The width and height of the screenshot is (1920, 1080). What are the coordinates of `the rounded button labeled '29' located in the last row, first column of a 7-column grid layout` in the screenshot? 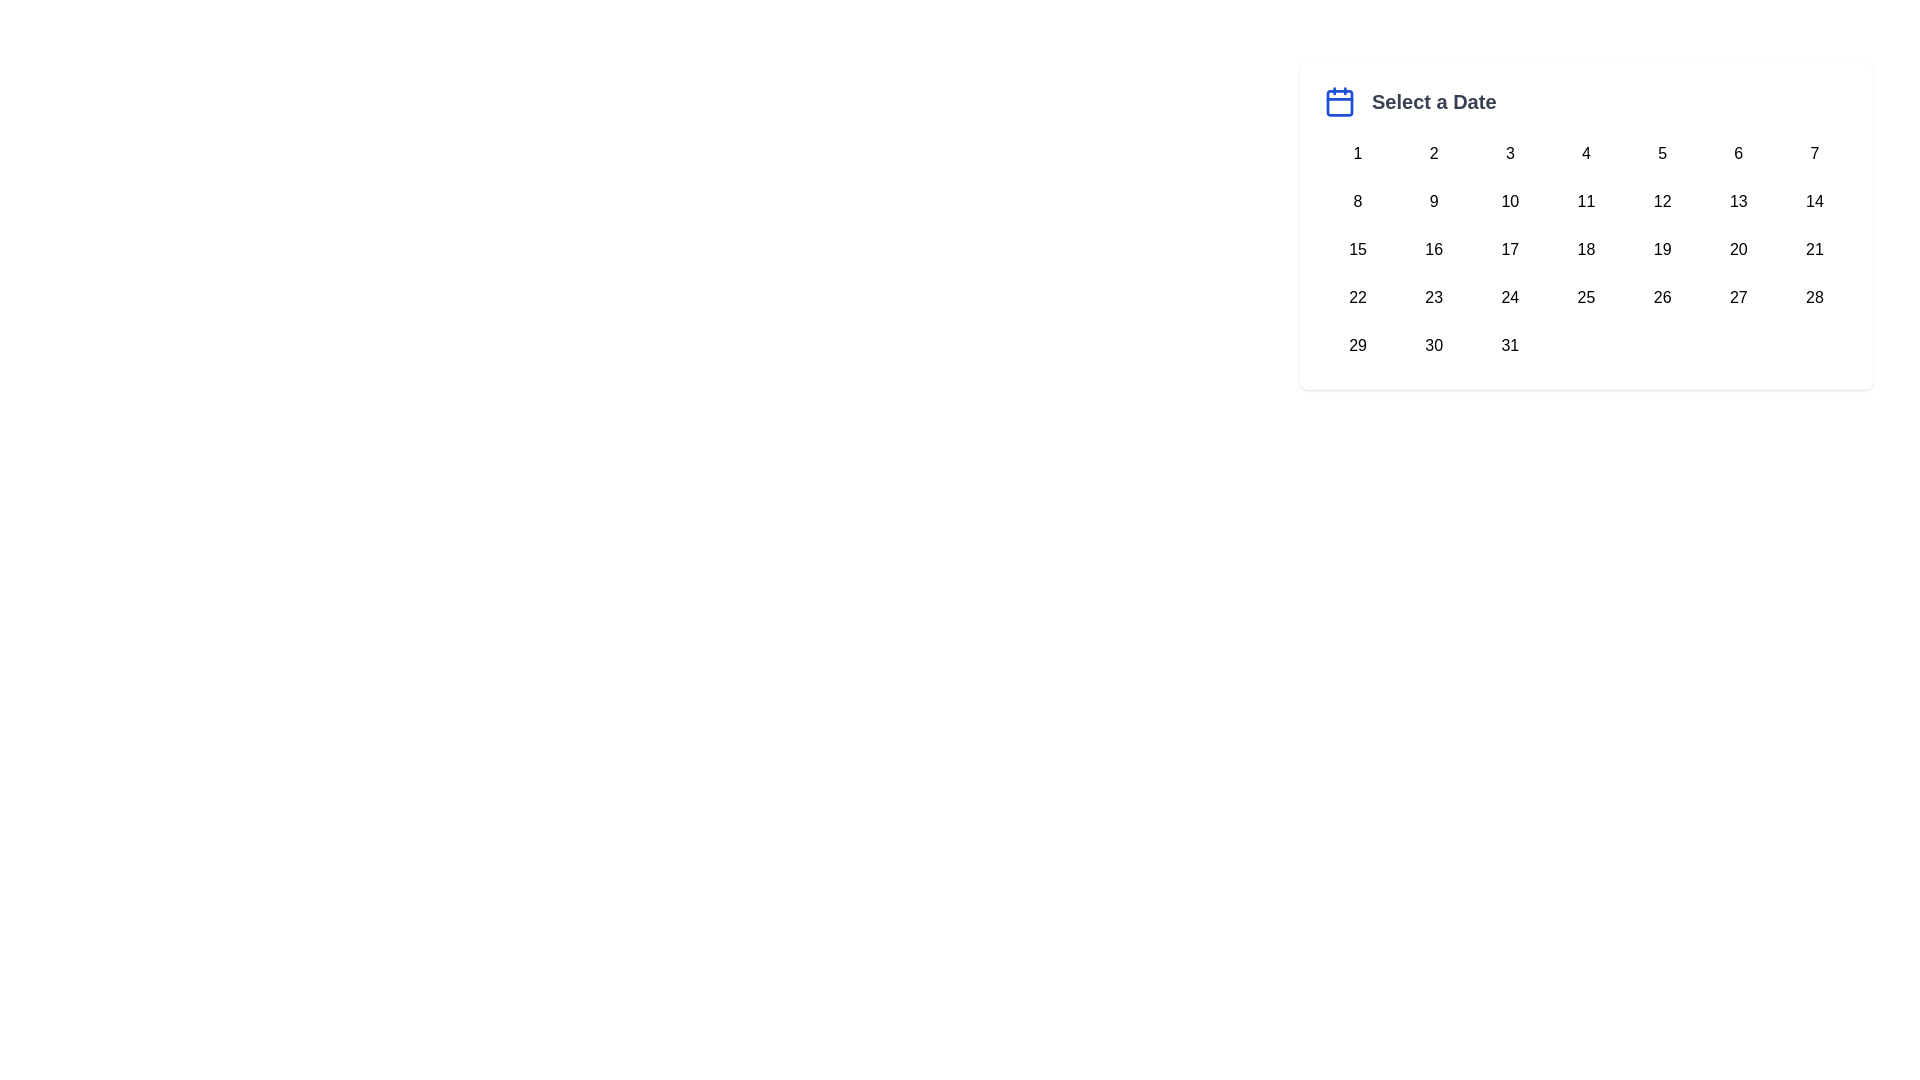 It's located at (1358, 345).